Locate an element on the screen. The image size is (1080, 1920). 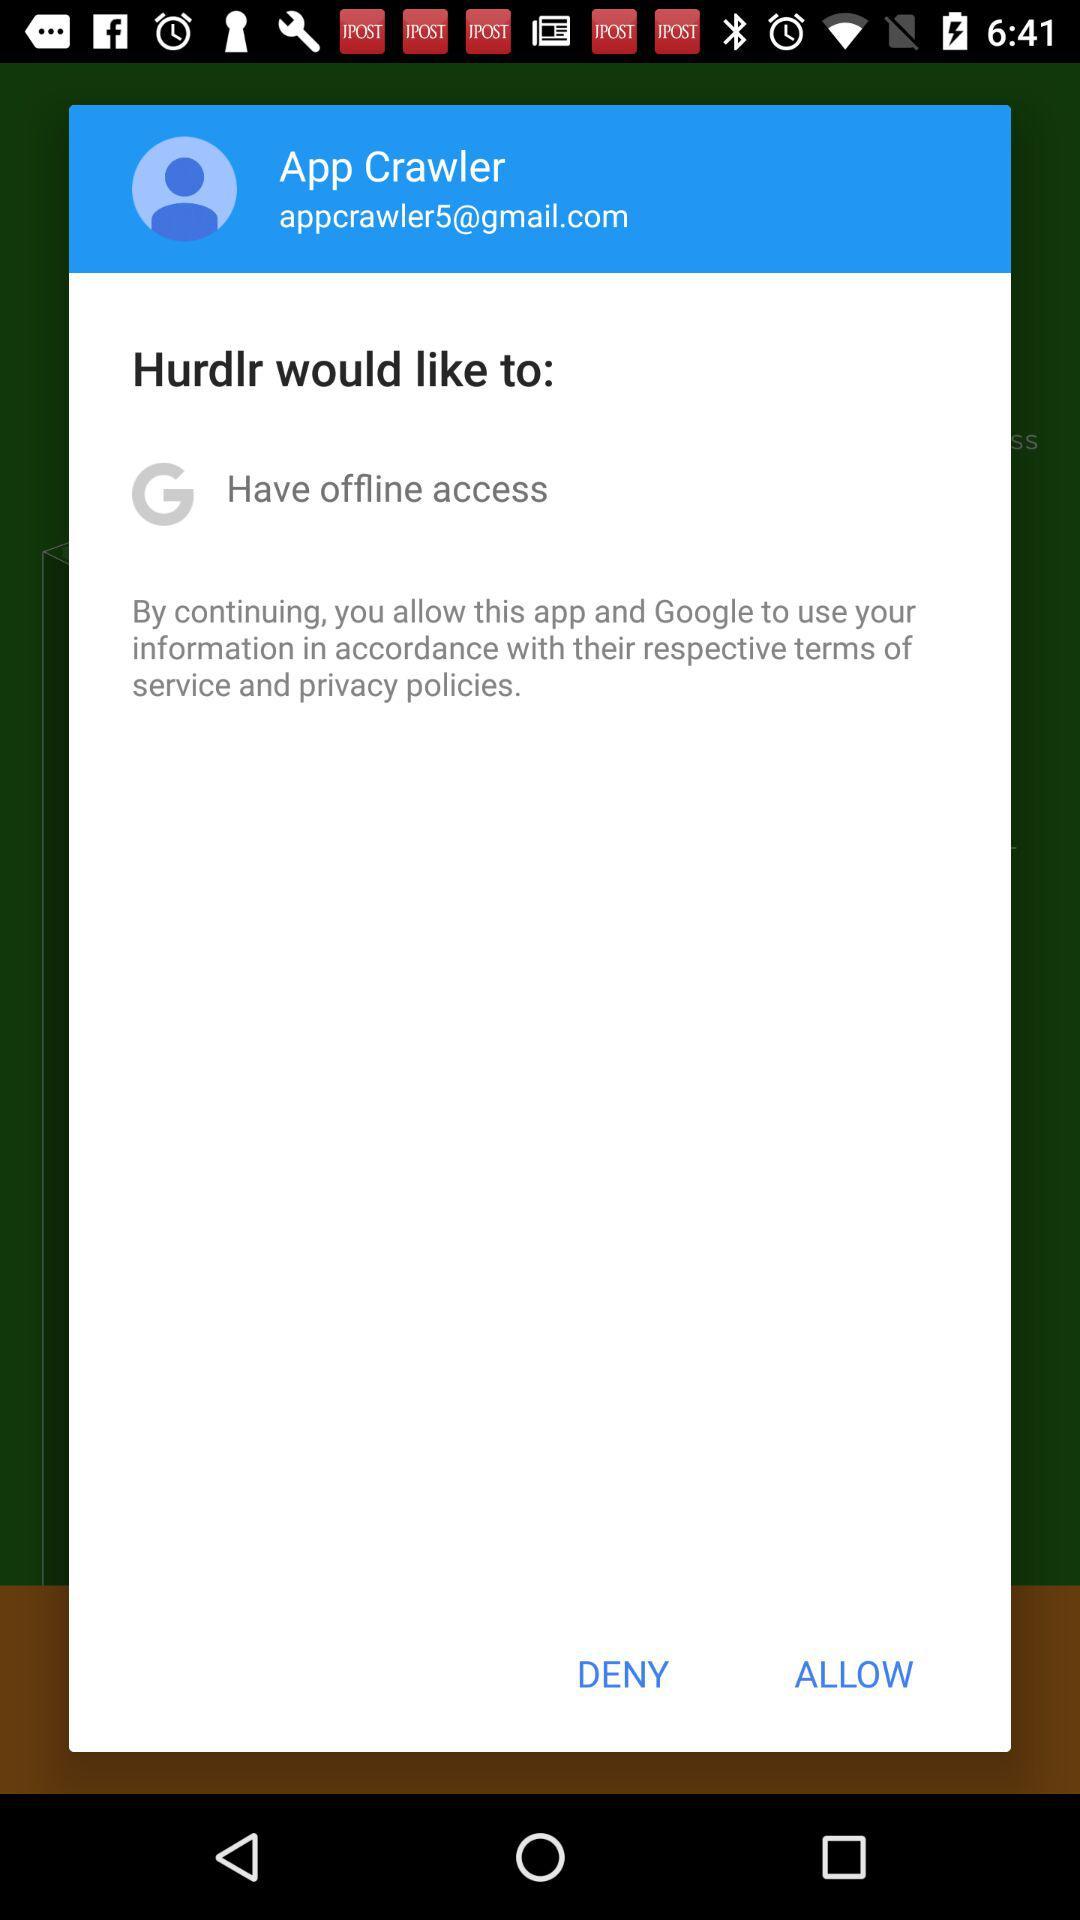
app crawler app is located at coordinates (392, 164).